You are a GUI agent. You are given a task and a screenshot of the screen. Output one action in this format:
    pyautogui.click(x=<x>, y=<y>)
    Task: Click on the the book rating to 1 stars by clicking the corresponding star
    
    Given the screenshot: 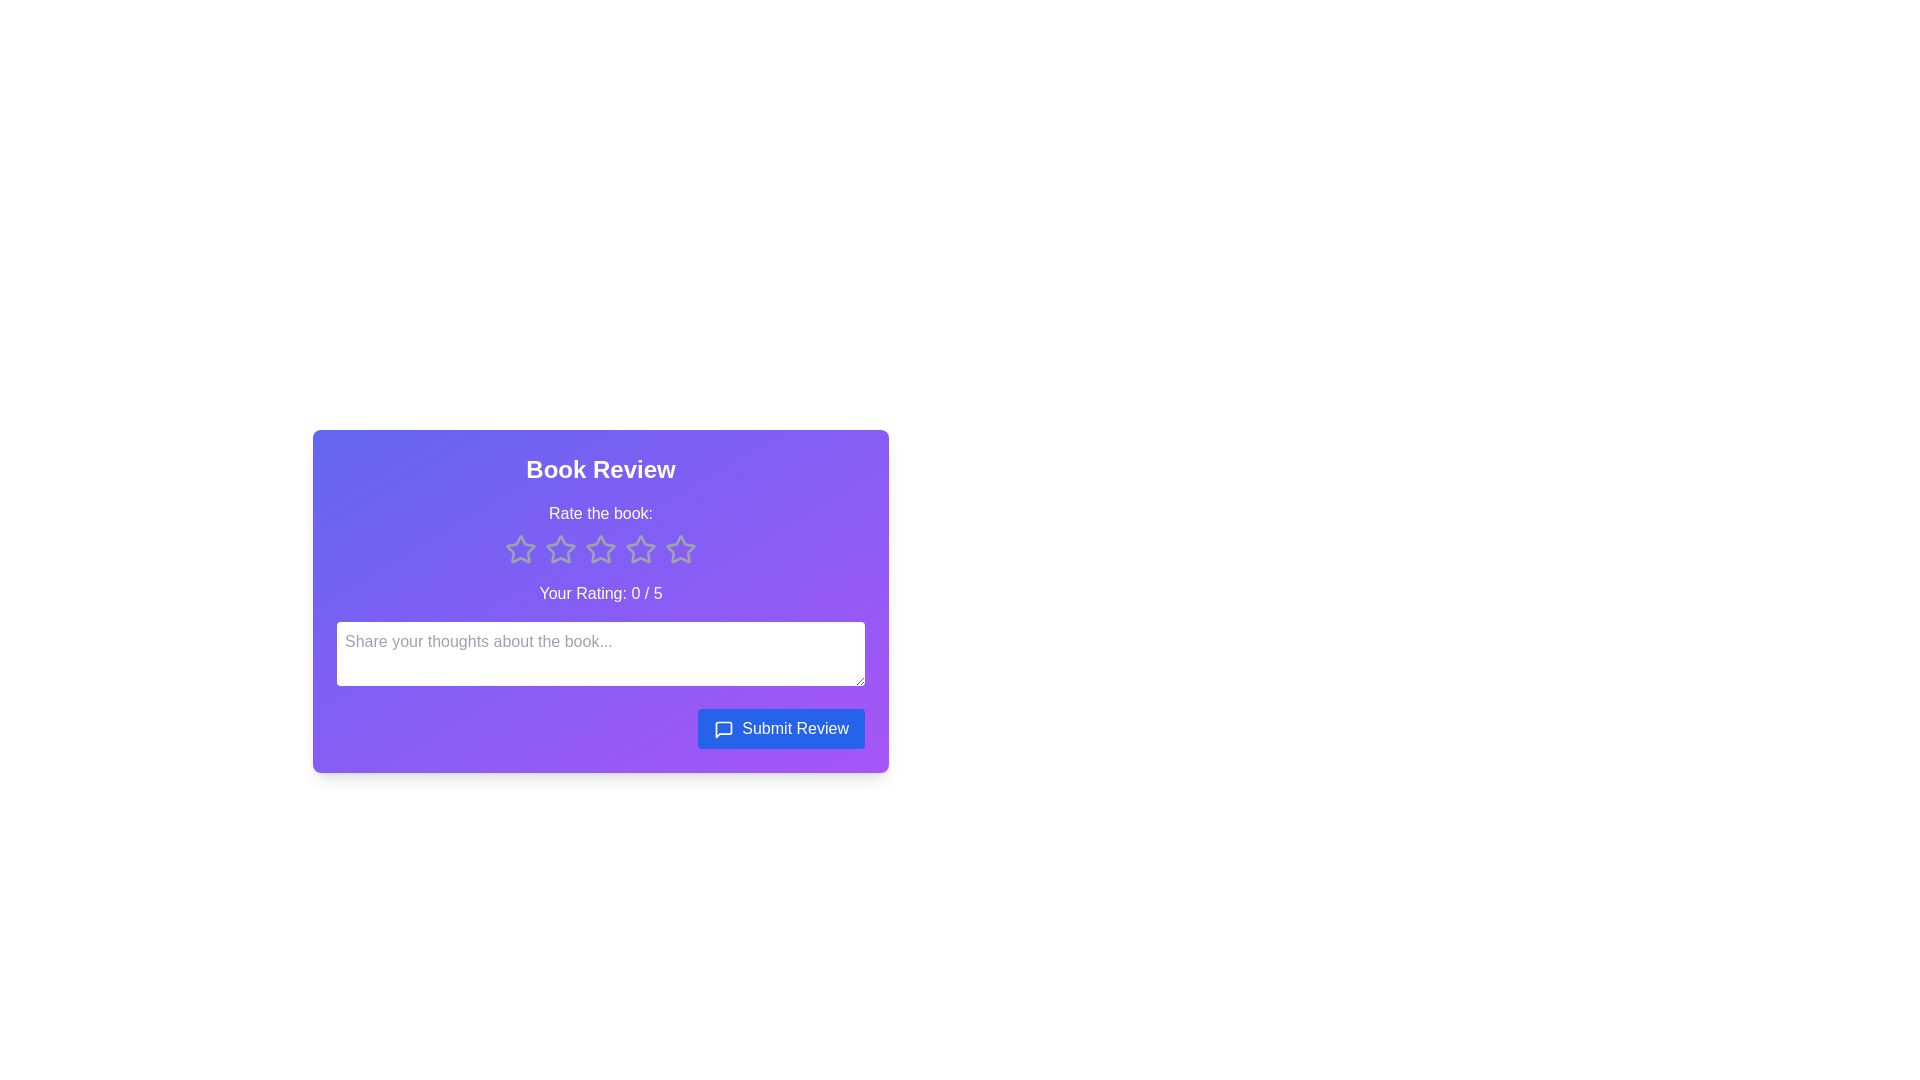 What is the action you would take?
    pyautogui.click(x=521, y=550)
    